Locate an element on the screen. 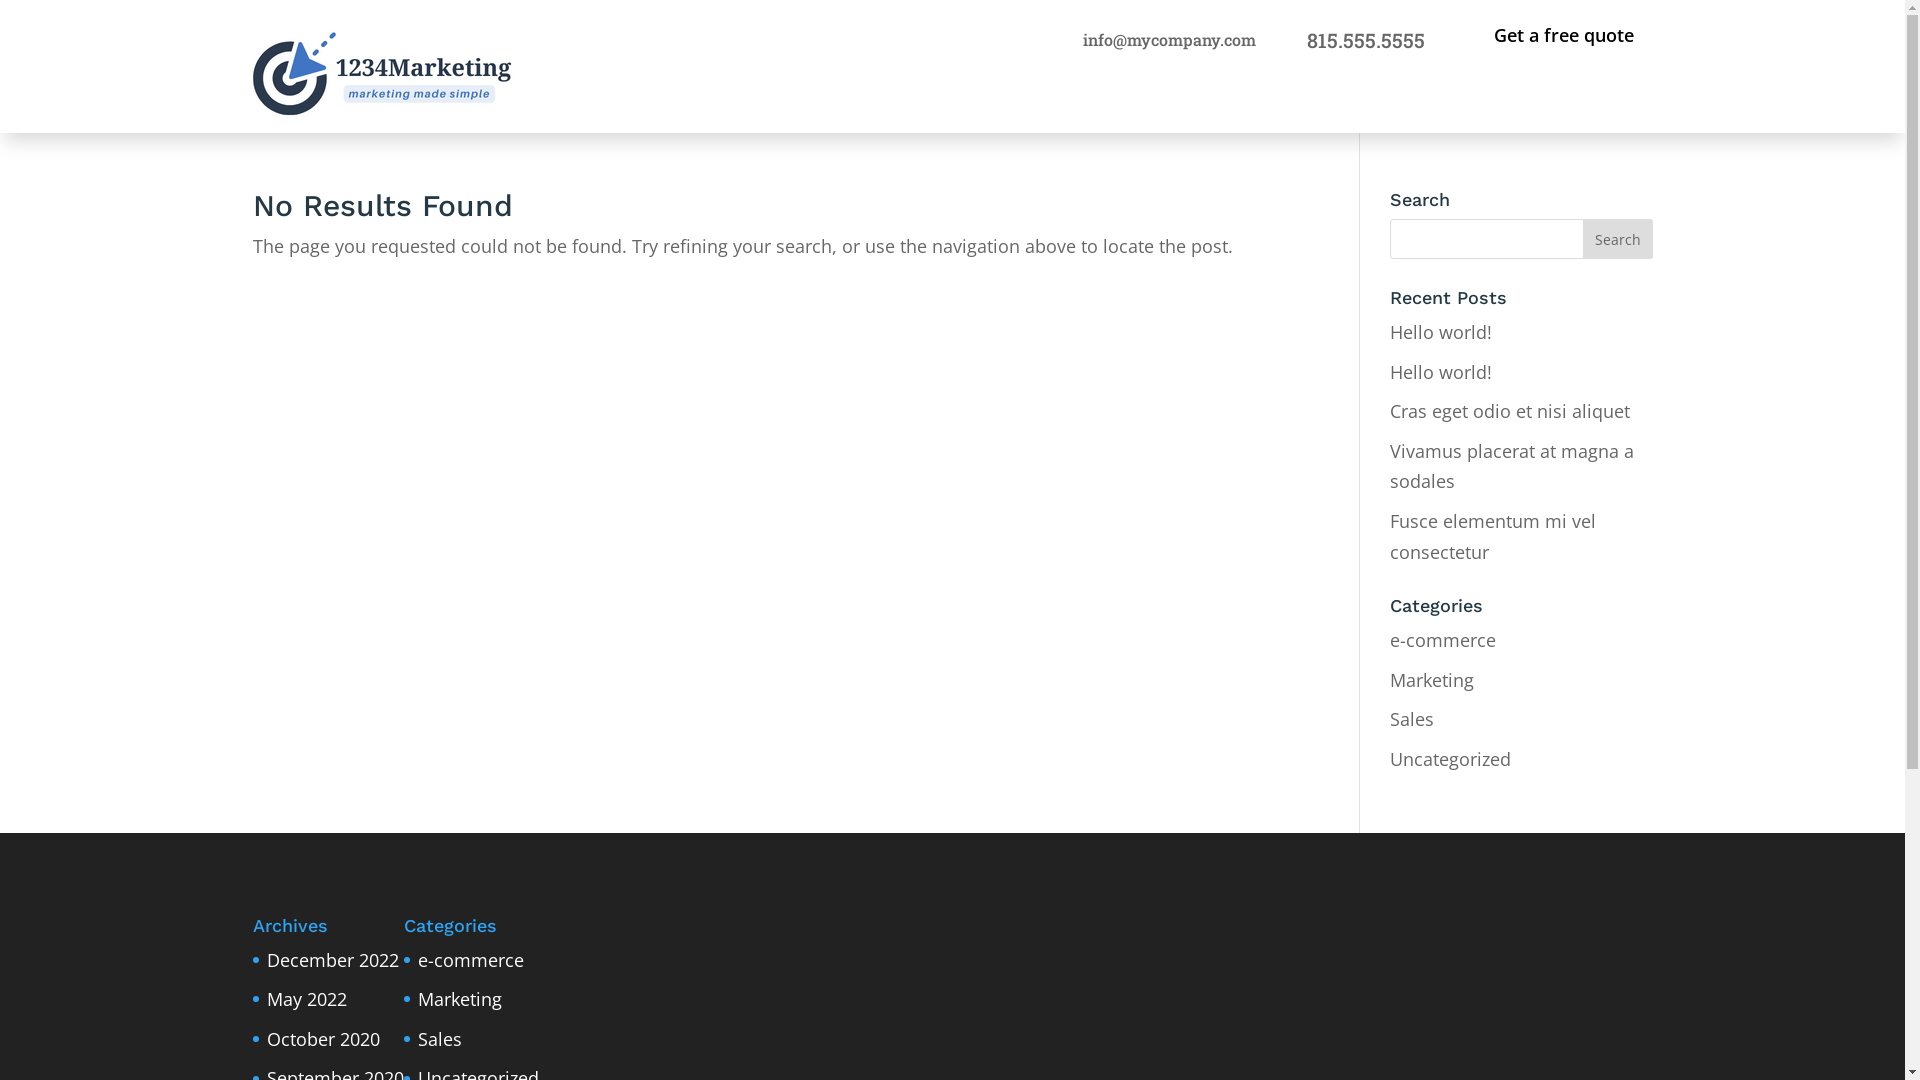 This screenshot has width=1920, height=1080. 'Hello world!' is located at coordinates (1440, 371).